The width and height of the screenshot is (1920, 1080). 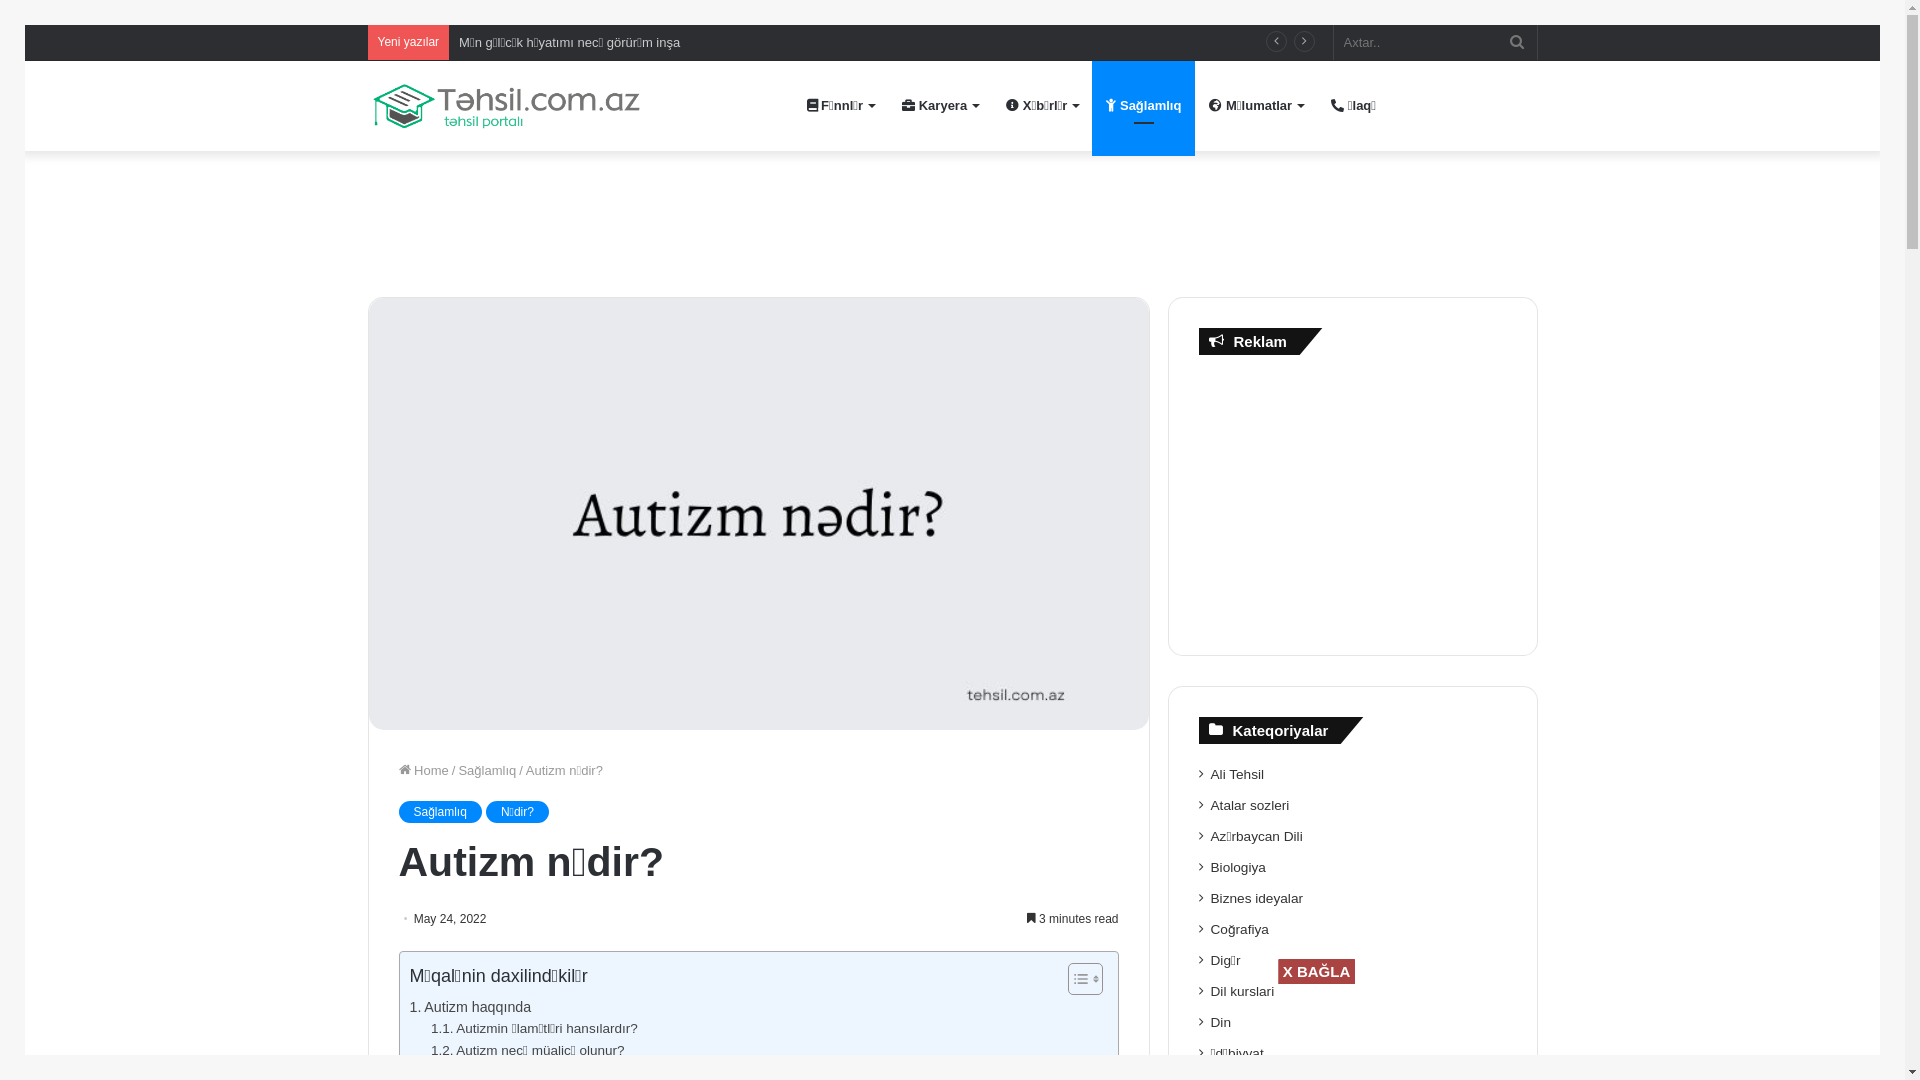 What do you see at coordinates (990, 1029) in the screenshot?
I see `'Advertisement'` at bounding box center [990, 1029].